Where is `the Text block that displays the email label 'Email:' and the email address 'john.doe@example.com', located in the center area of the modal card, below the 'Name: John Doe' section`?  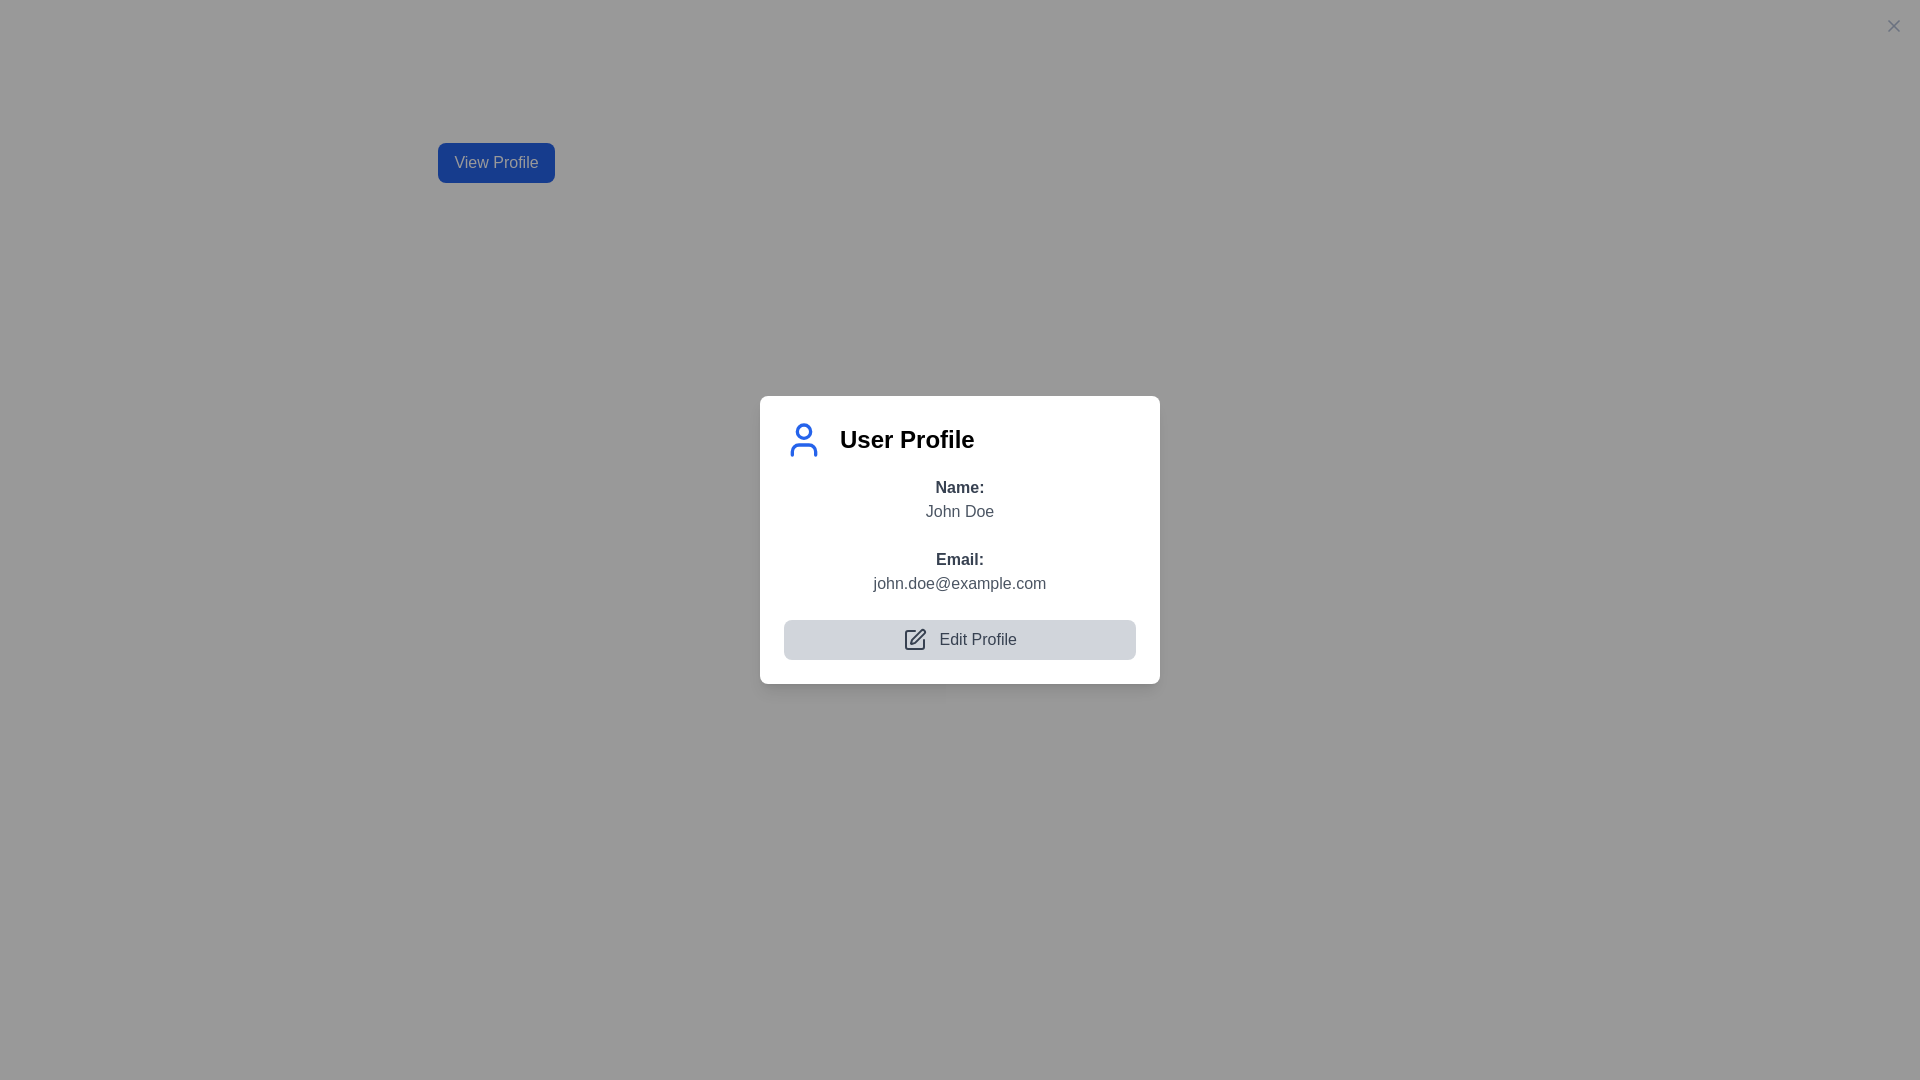
the Text block that displays the email label 'Email:' and the email address 'john.doe@example.com', located in the center area of the modal card, below the 'Name: John Doe' section is located at coordinates (960, 570).